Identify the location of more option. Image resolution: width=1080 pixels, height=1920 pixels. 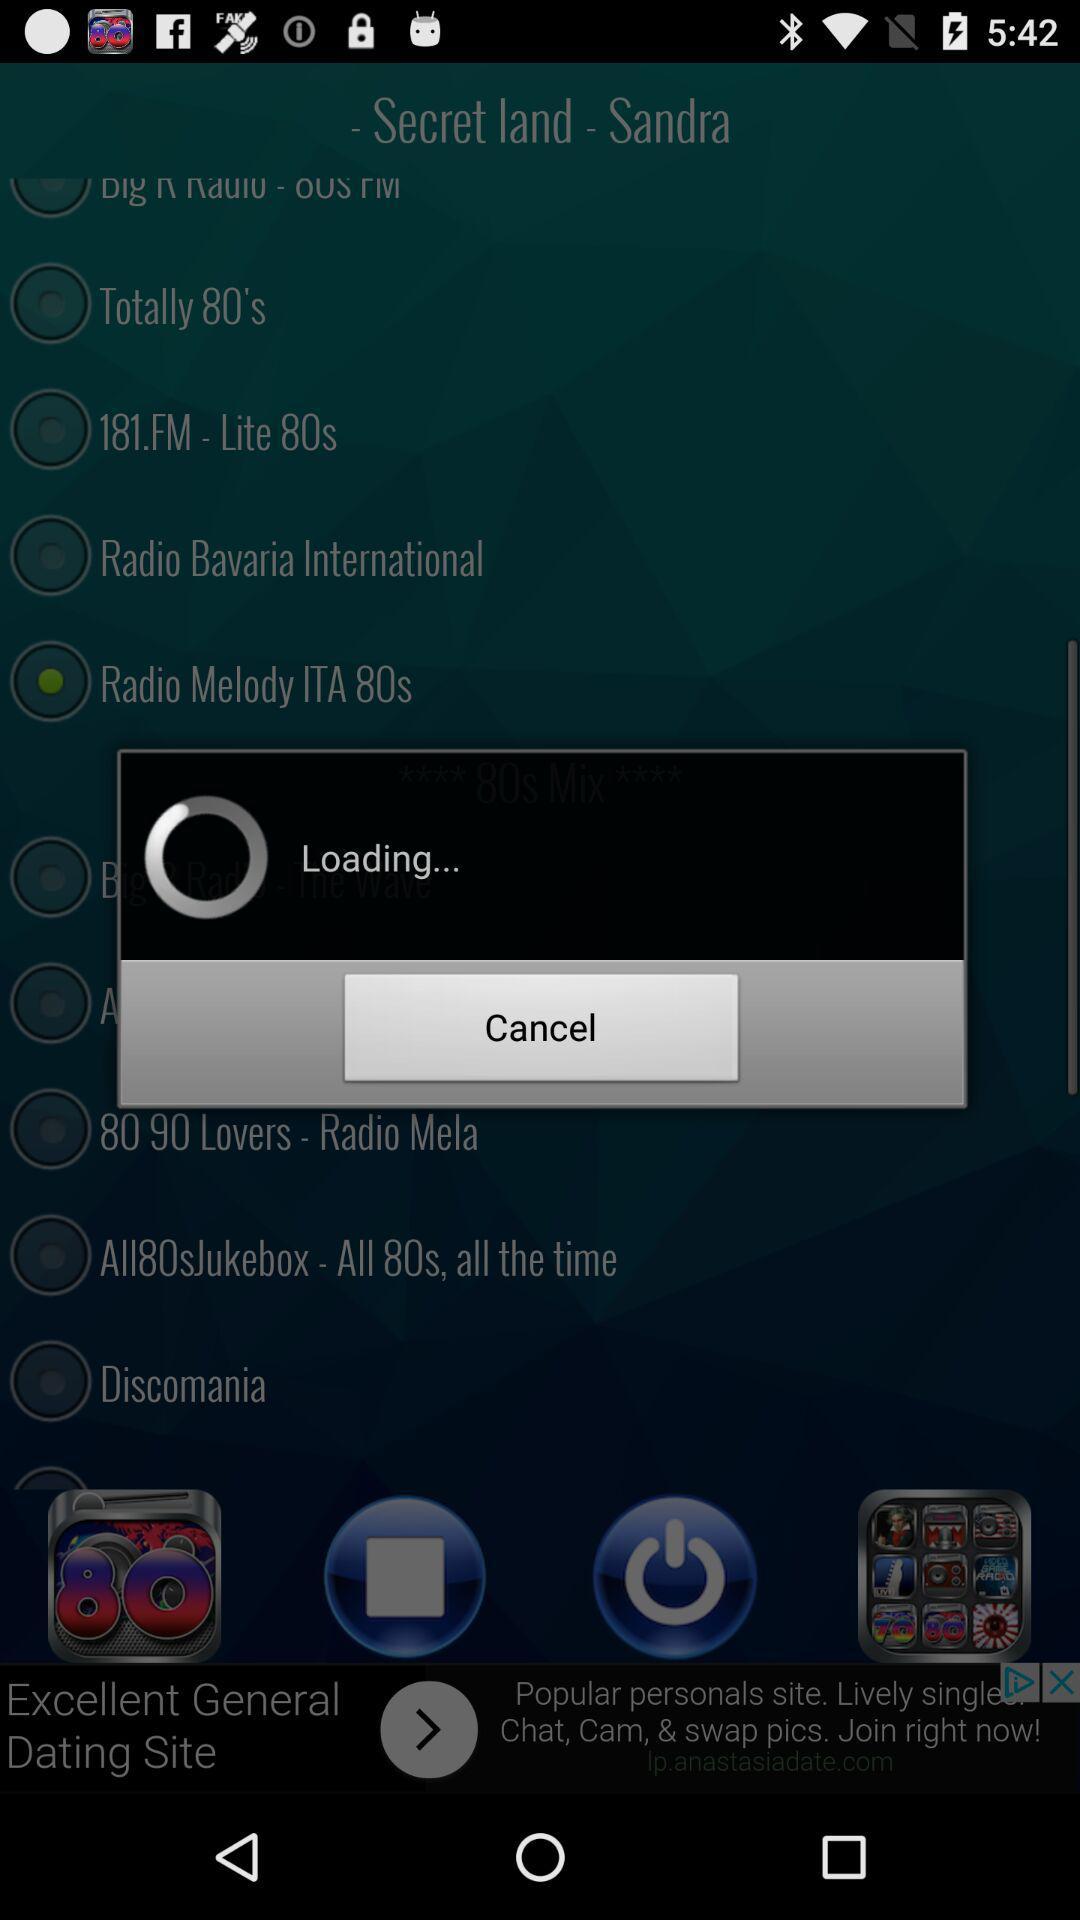
(945, 1575).